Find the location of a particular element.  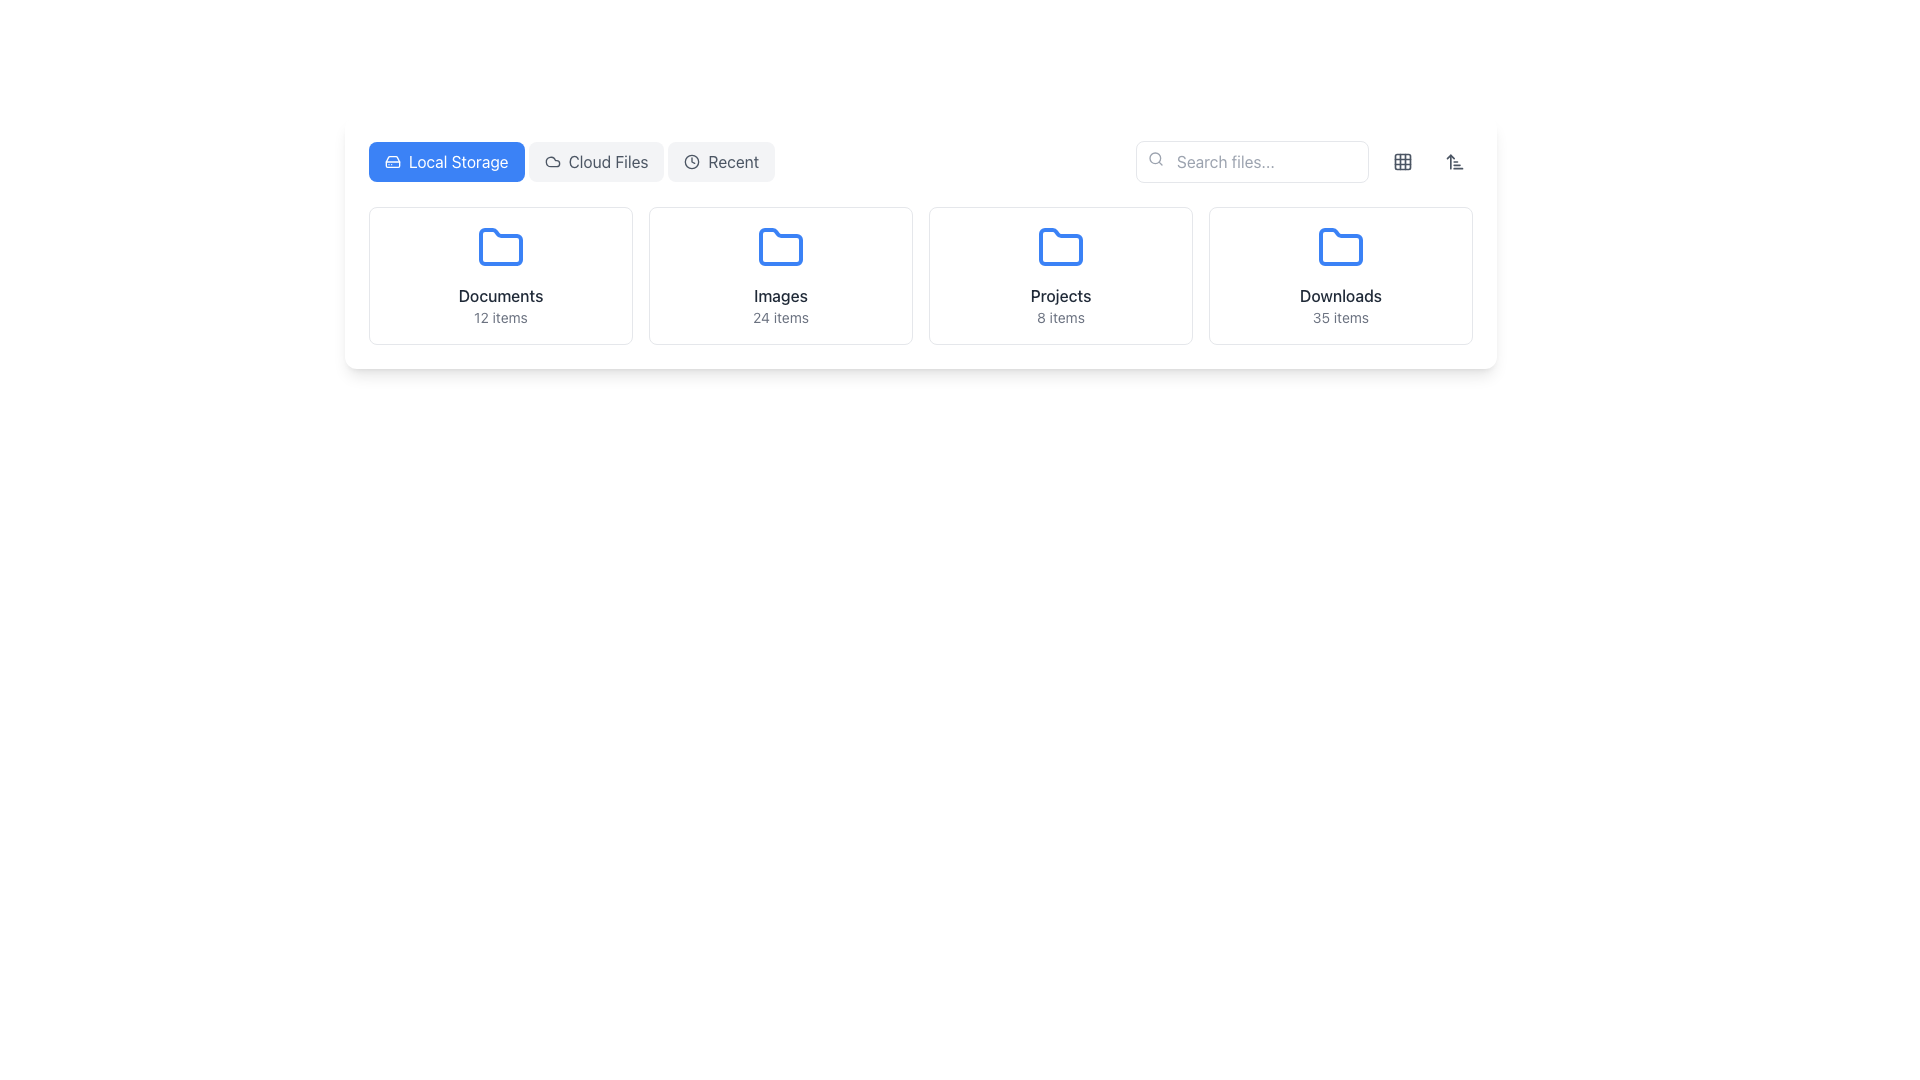

the search input box located at the top-right of the interface, which has a placeholder text 'Search files...', by using keyboard shortcuts is located at coordinates (1251, 161).